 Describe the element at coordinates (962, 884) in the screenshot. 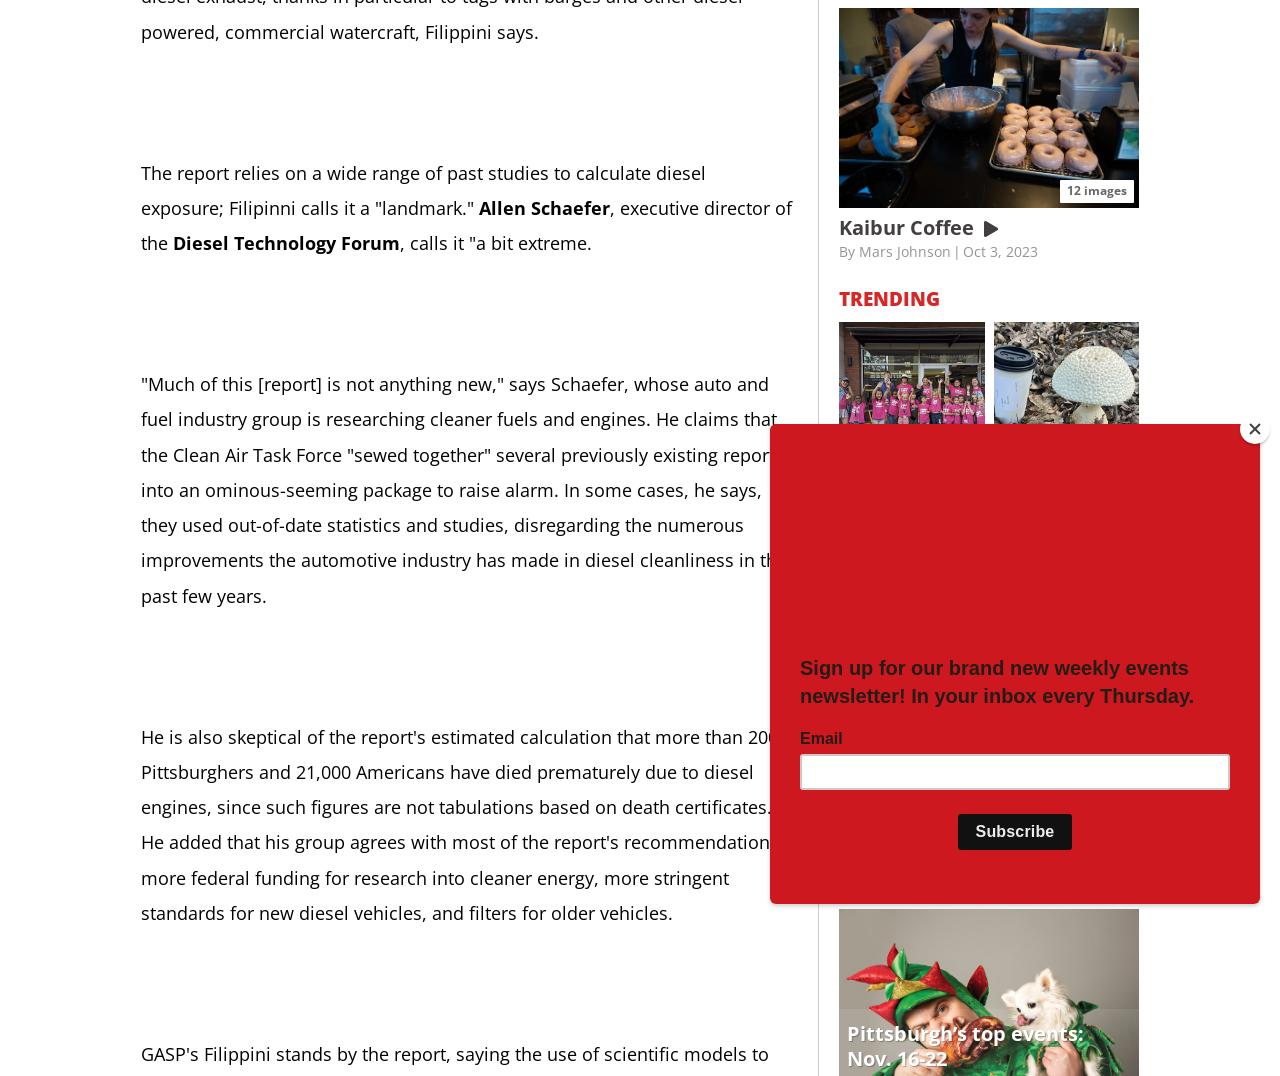

I see `'Things To Do This Week'` at that location.